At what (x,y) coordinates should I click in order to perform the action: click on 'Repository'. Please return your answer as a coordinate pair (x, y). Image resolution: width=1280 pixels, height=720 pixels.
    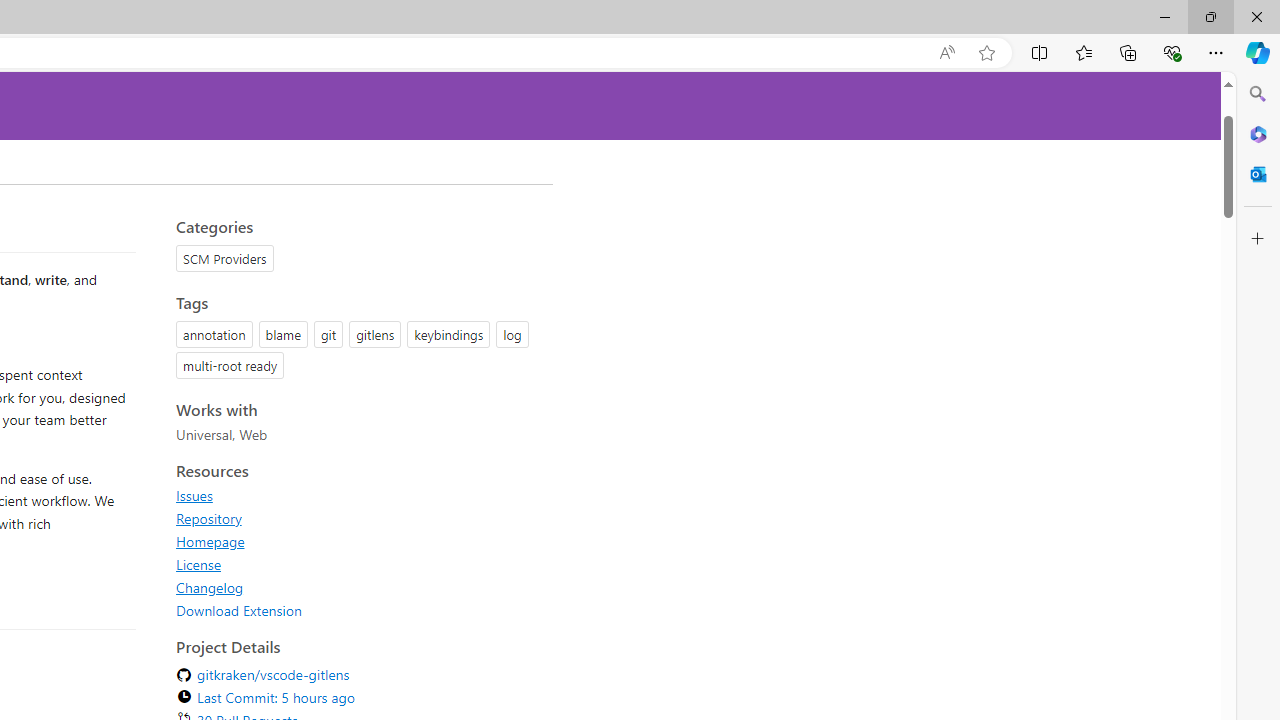
    Looking at the image, I should click on (209, 517).